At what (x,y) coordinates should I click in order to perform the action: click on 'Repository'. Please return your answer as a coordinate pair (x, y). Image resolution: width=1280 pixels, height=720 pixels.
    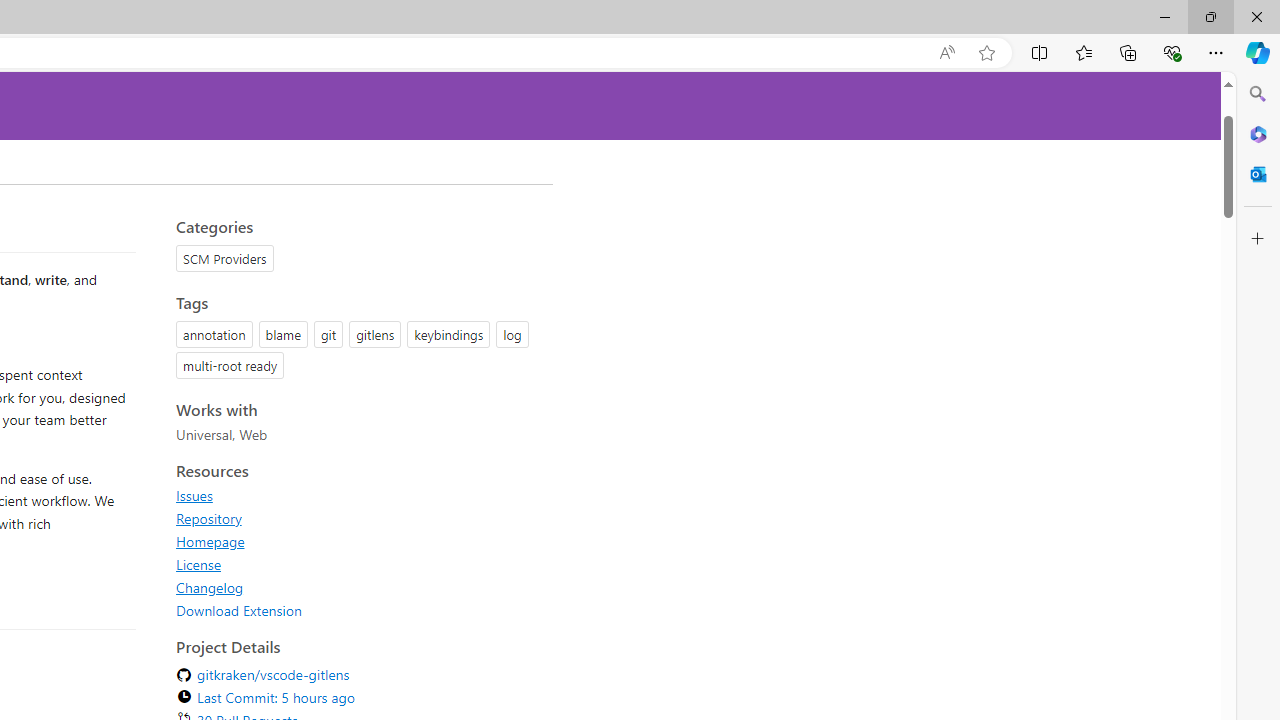
    Looking at the image, I should click on (209, 517).